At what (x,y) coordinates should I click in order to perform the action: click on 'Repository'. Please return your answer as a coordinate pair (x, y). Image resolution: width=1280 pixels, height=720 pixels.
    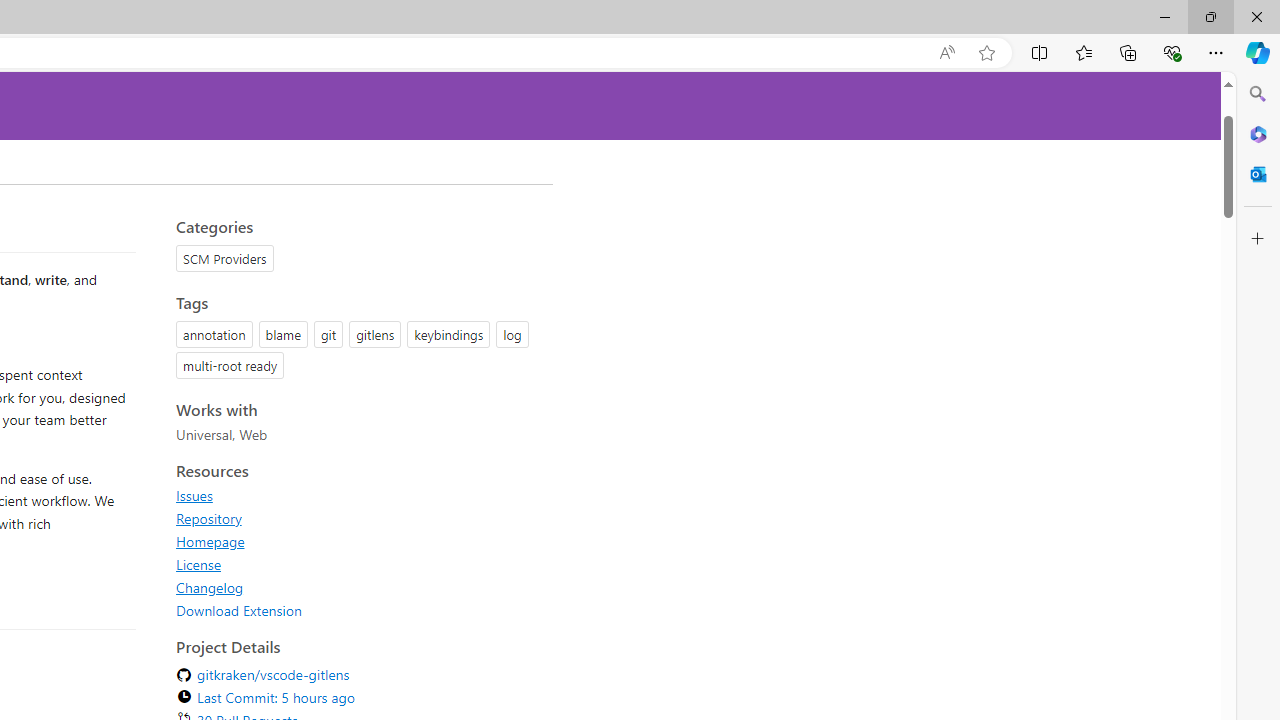
    Looking at the image, I should click on (209, 517).